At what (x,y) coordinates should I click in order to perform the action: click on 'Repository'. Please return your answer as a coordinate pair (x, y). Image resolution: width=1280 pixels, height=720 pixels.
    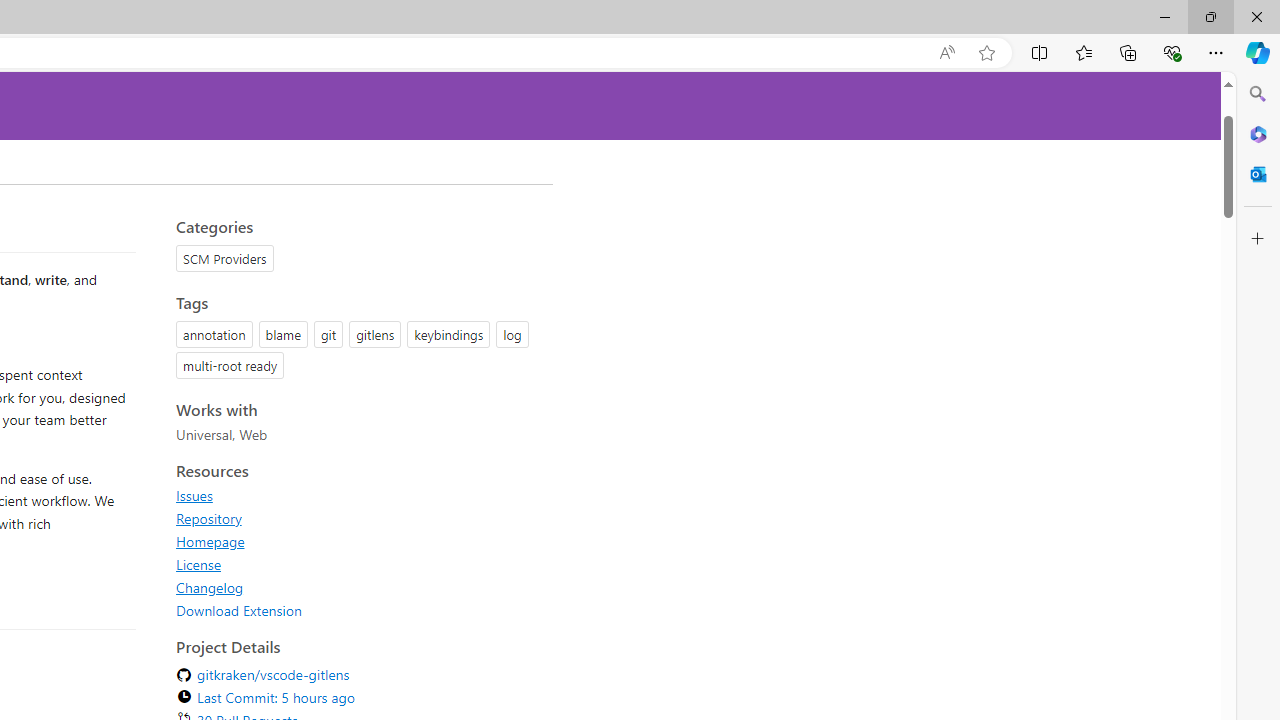
    Looking at the image, I should click on (209, 517).